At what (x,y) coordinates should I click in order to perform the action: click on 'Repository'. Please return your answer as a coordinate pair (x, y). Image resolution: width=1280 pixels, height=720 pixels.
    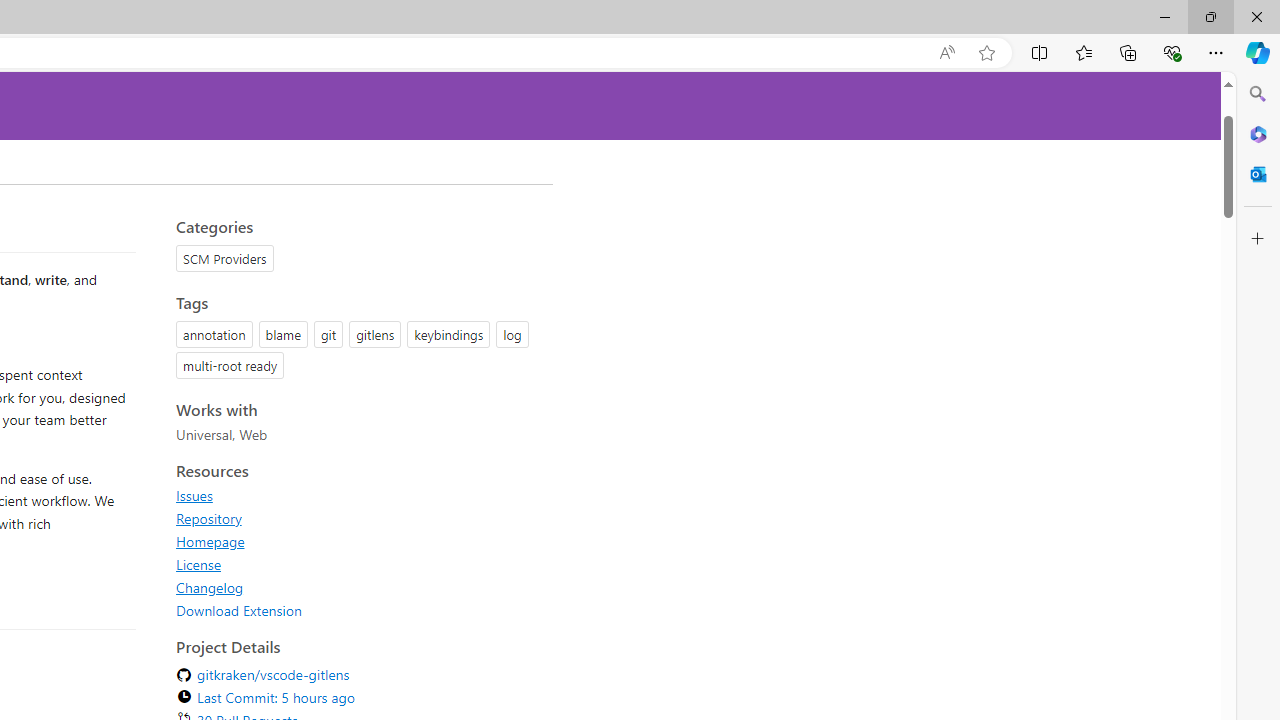
    Looking at the image, I should click on (209, 517).